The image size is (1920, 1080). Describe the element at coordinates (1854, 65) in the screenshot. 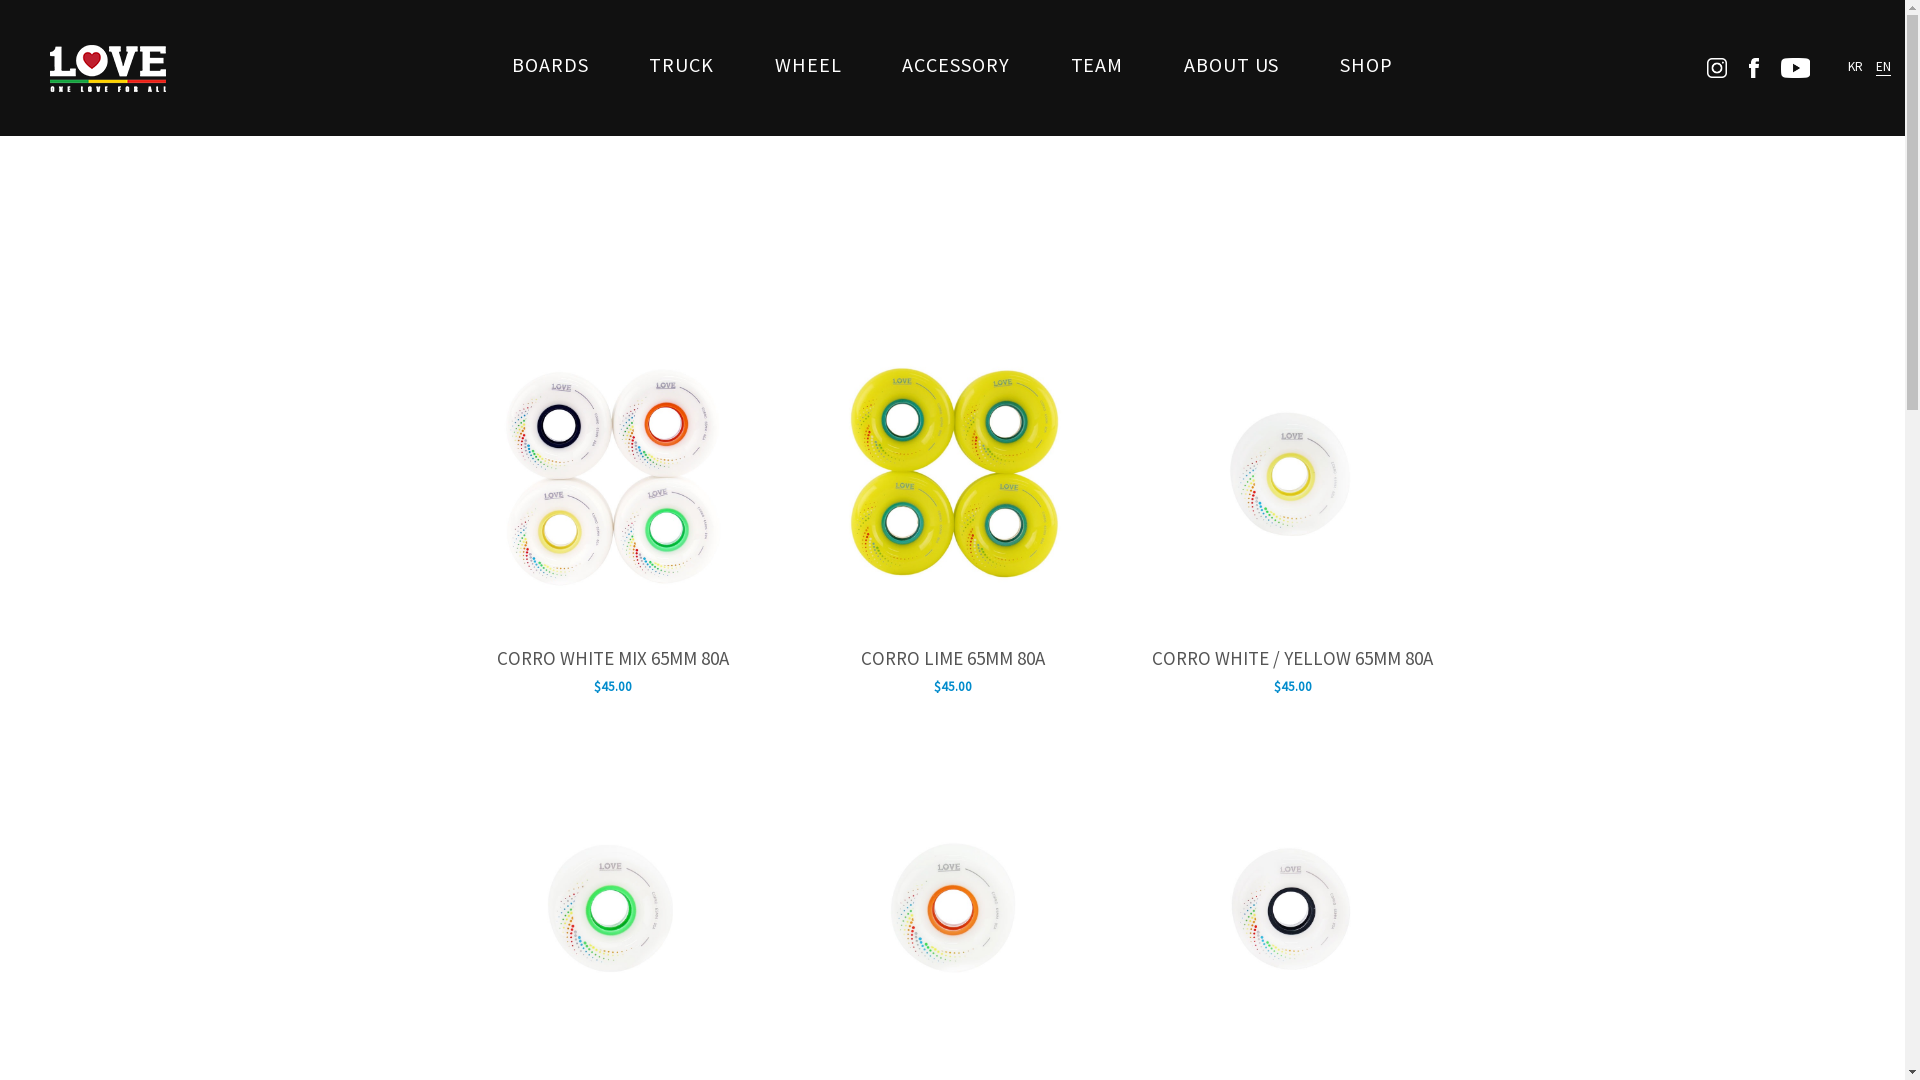

I see `'KR'` at that location.